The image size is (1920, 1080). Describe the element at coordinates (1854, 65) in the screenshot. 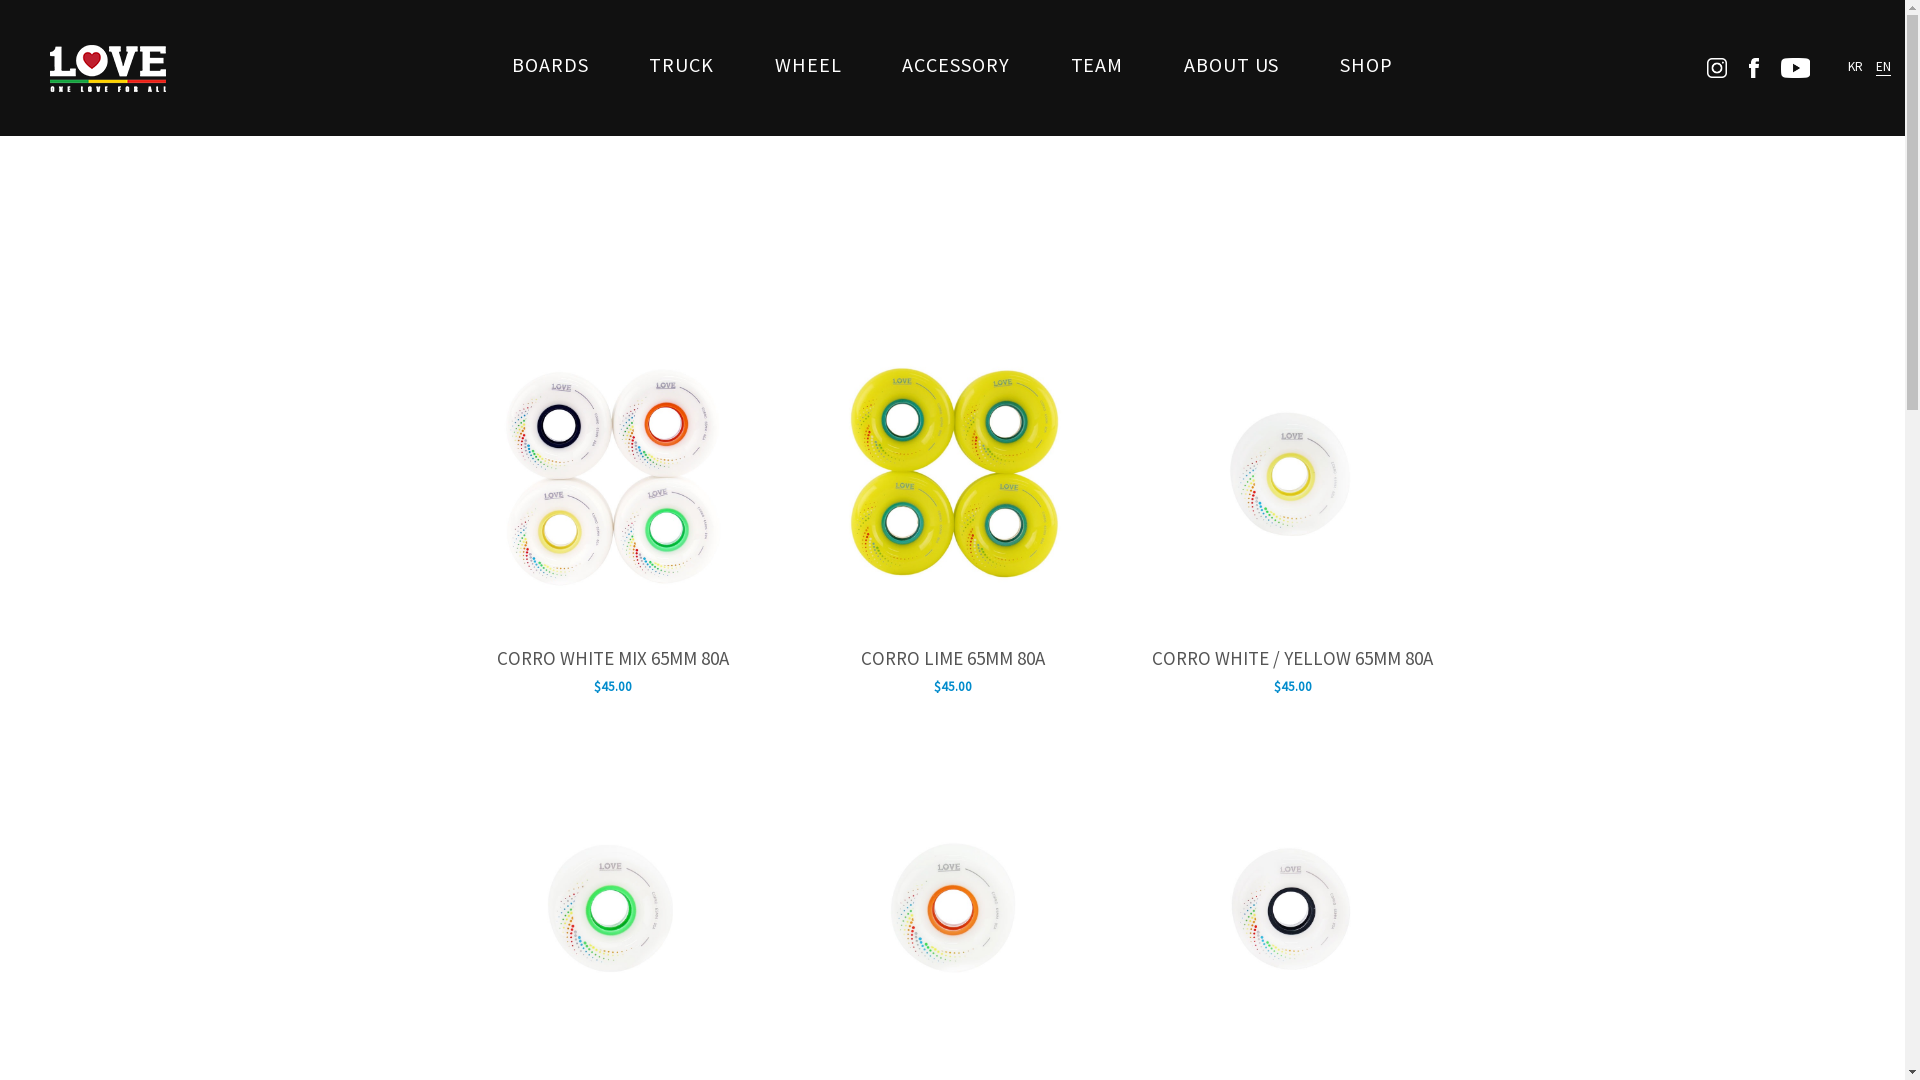

I see `'KR'` at that location.